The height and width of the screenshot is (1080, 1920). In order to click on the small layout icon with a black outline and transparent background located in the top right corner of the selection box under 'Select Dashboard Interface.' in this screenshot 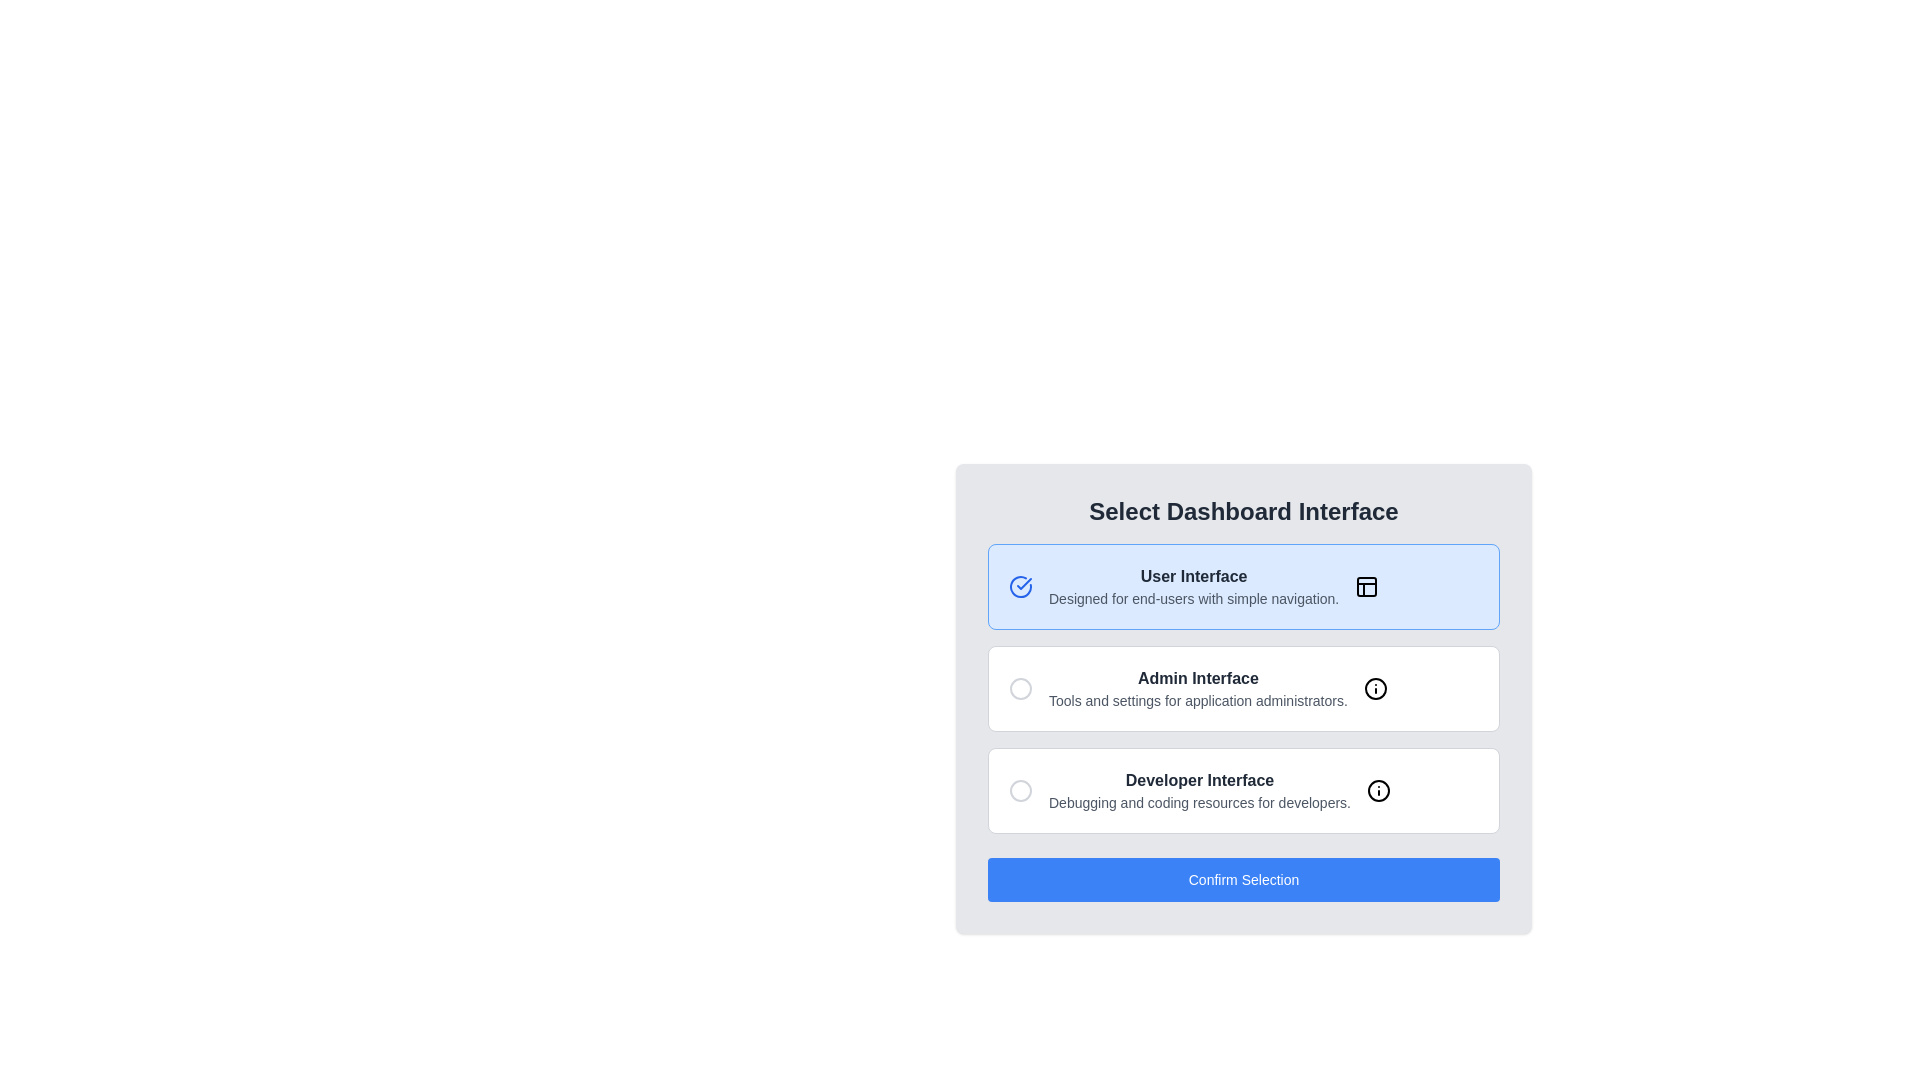, I will do `click(1366, 585)`.